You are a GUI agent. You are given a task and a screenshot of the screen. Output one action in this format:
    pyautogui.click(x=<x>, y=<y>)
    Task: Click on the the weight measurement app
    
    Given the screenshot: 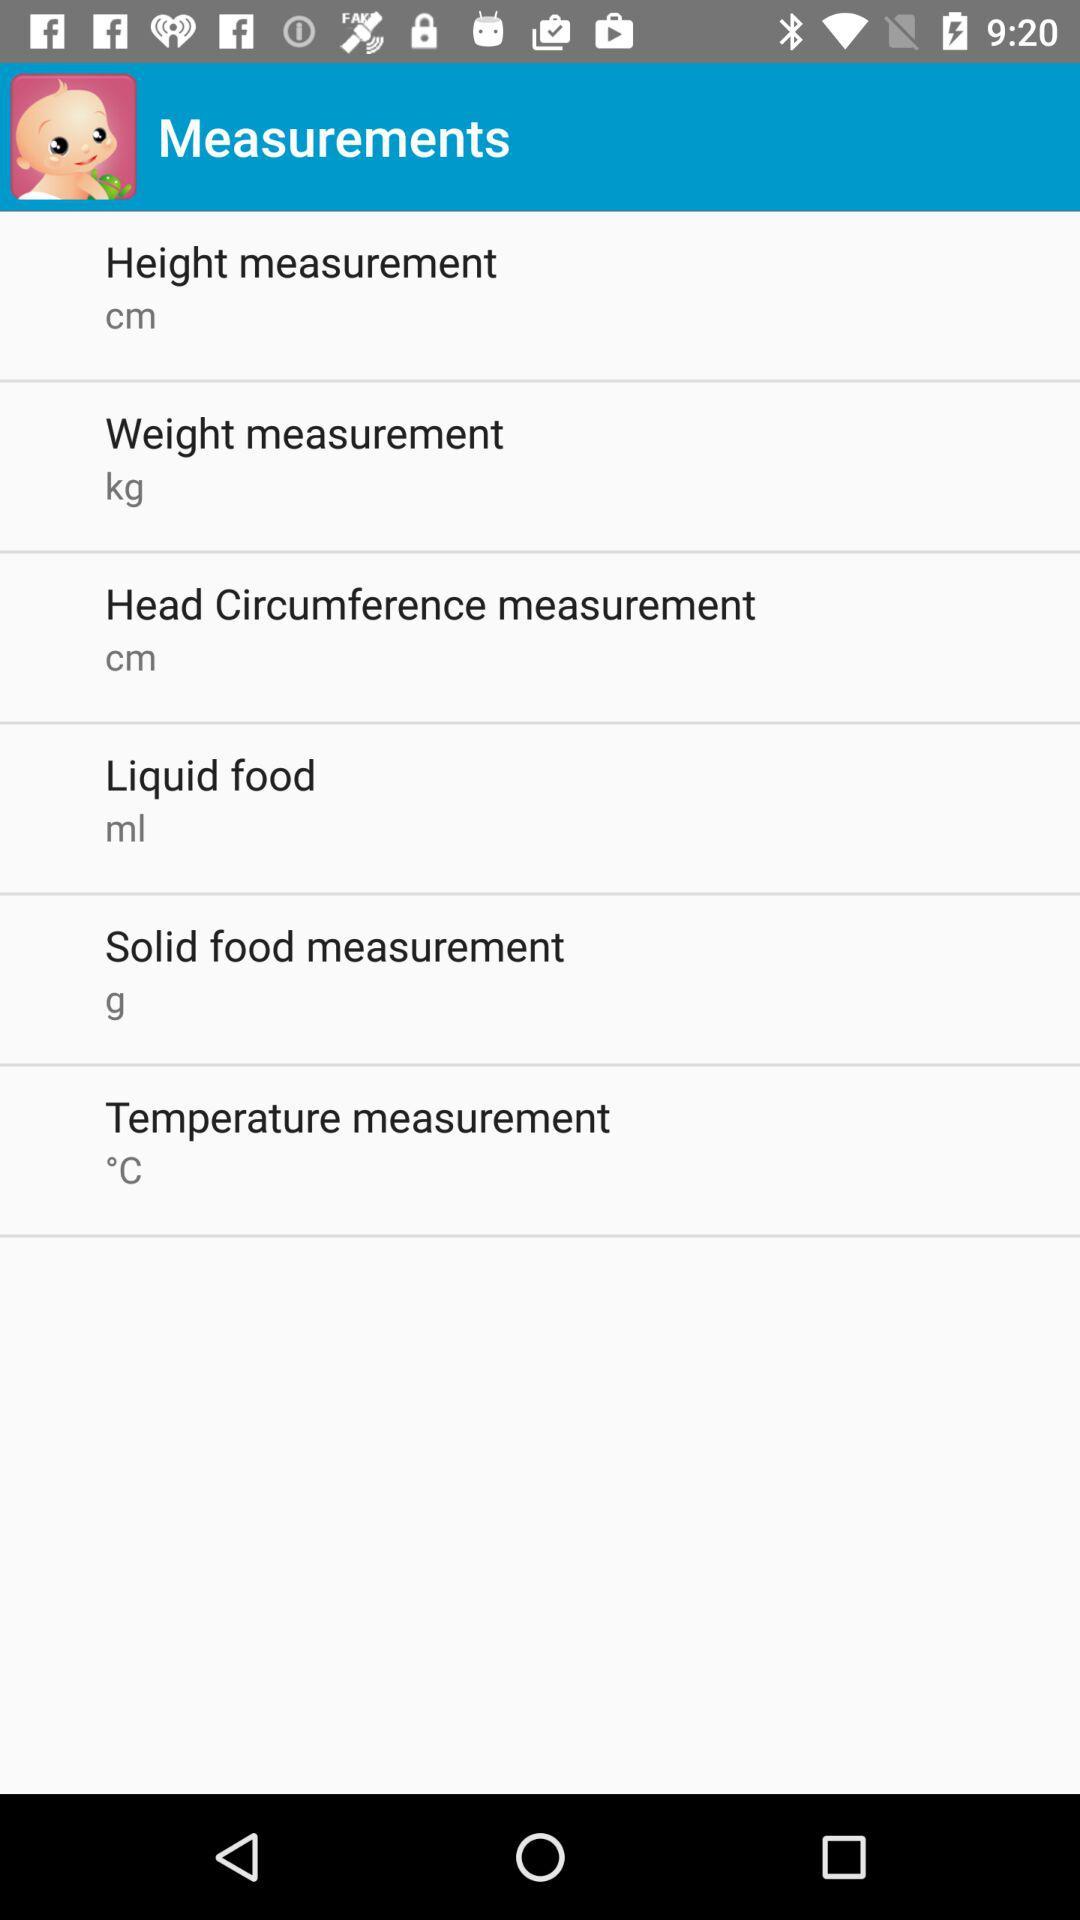 What is the action you would take?
    pyautogui.click(x=591, y=431)
    